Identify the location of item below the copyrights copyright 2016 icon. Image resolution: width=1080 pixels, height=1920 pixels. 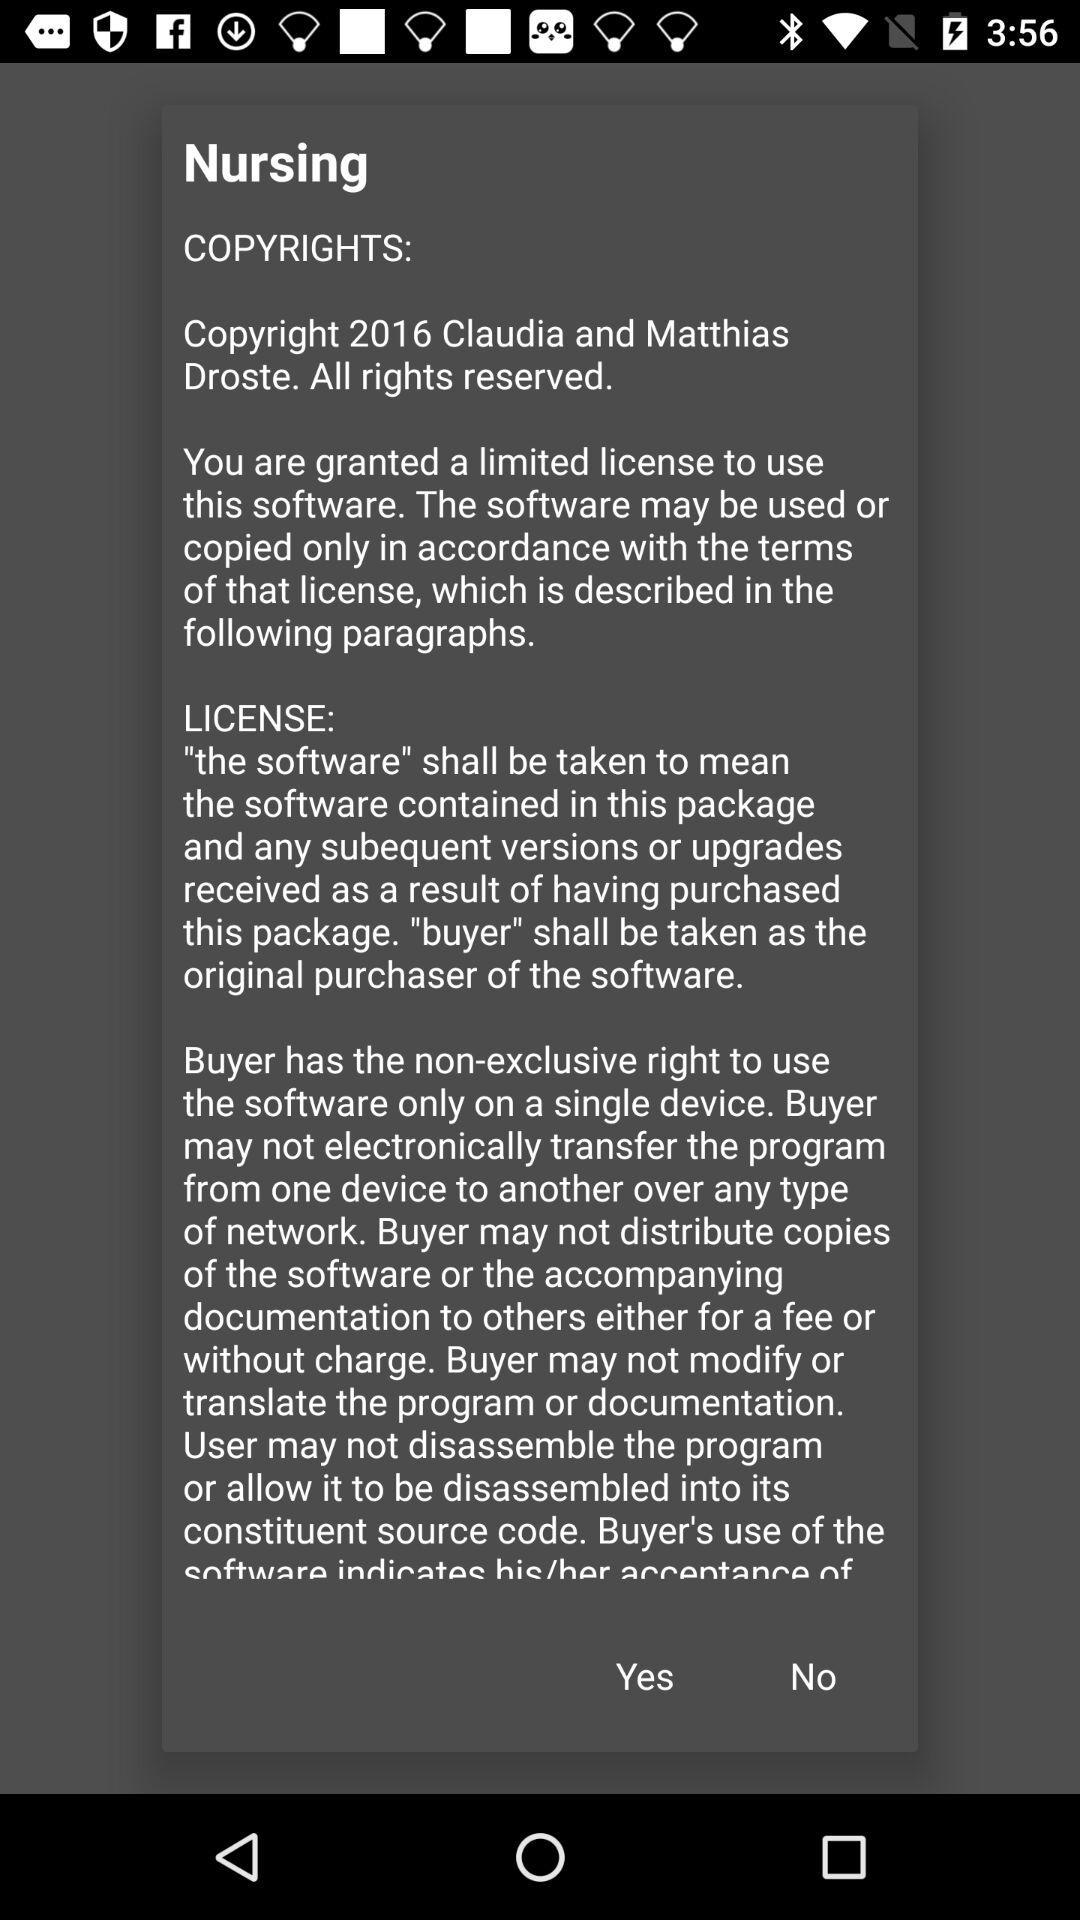
(813, 1675).